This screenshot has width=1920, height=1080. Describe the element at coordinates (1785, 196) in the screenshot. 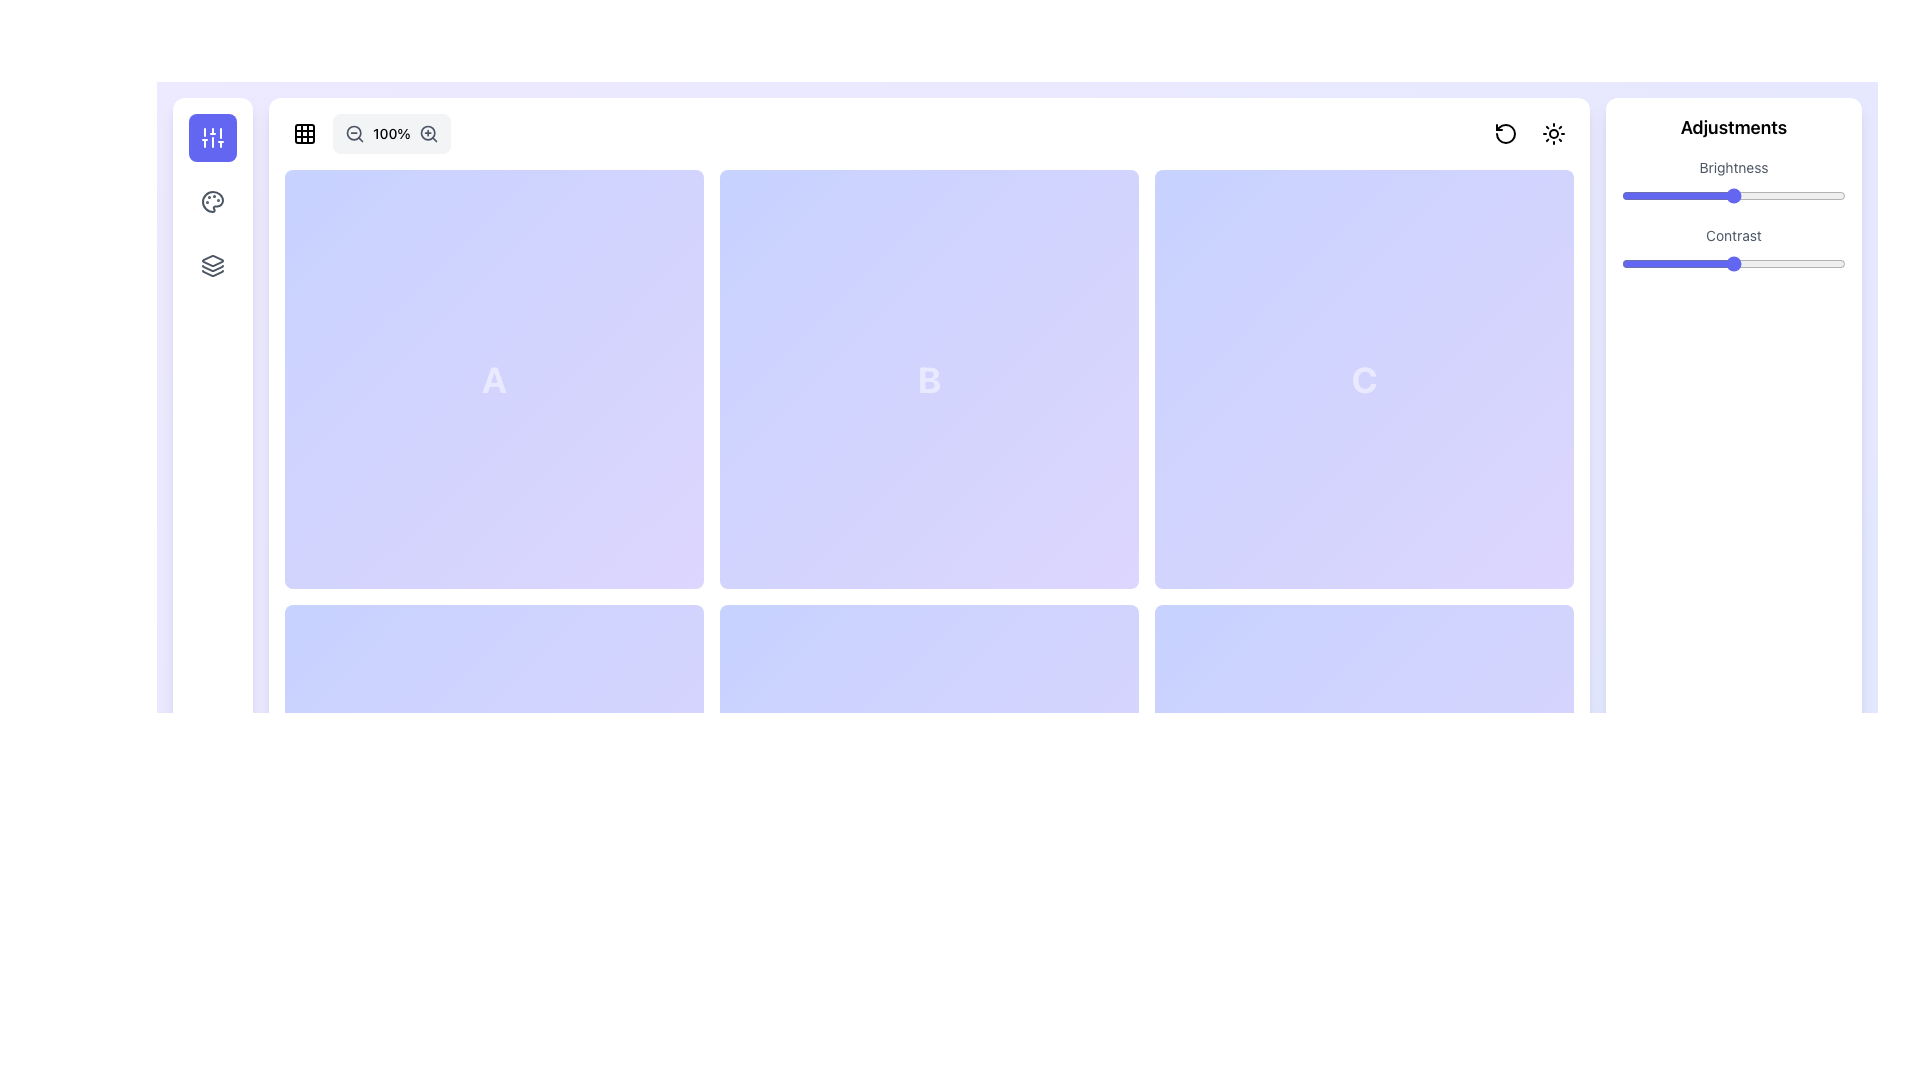

I see `the brightness level` at that location.